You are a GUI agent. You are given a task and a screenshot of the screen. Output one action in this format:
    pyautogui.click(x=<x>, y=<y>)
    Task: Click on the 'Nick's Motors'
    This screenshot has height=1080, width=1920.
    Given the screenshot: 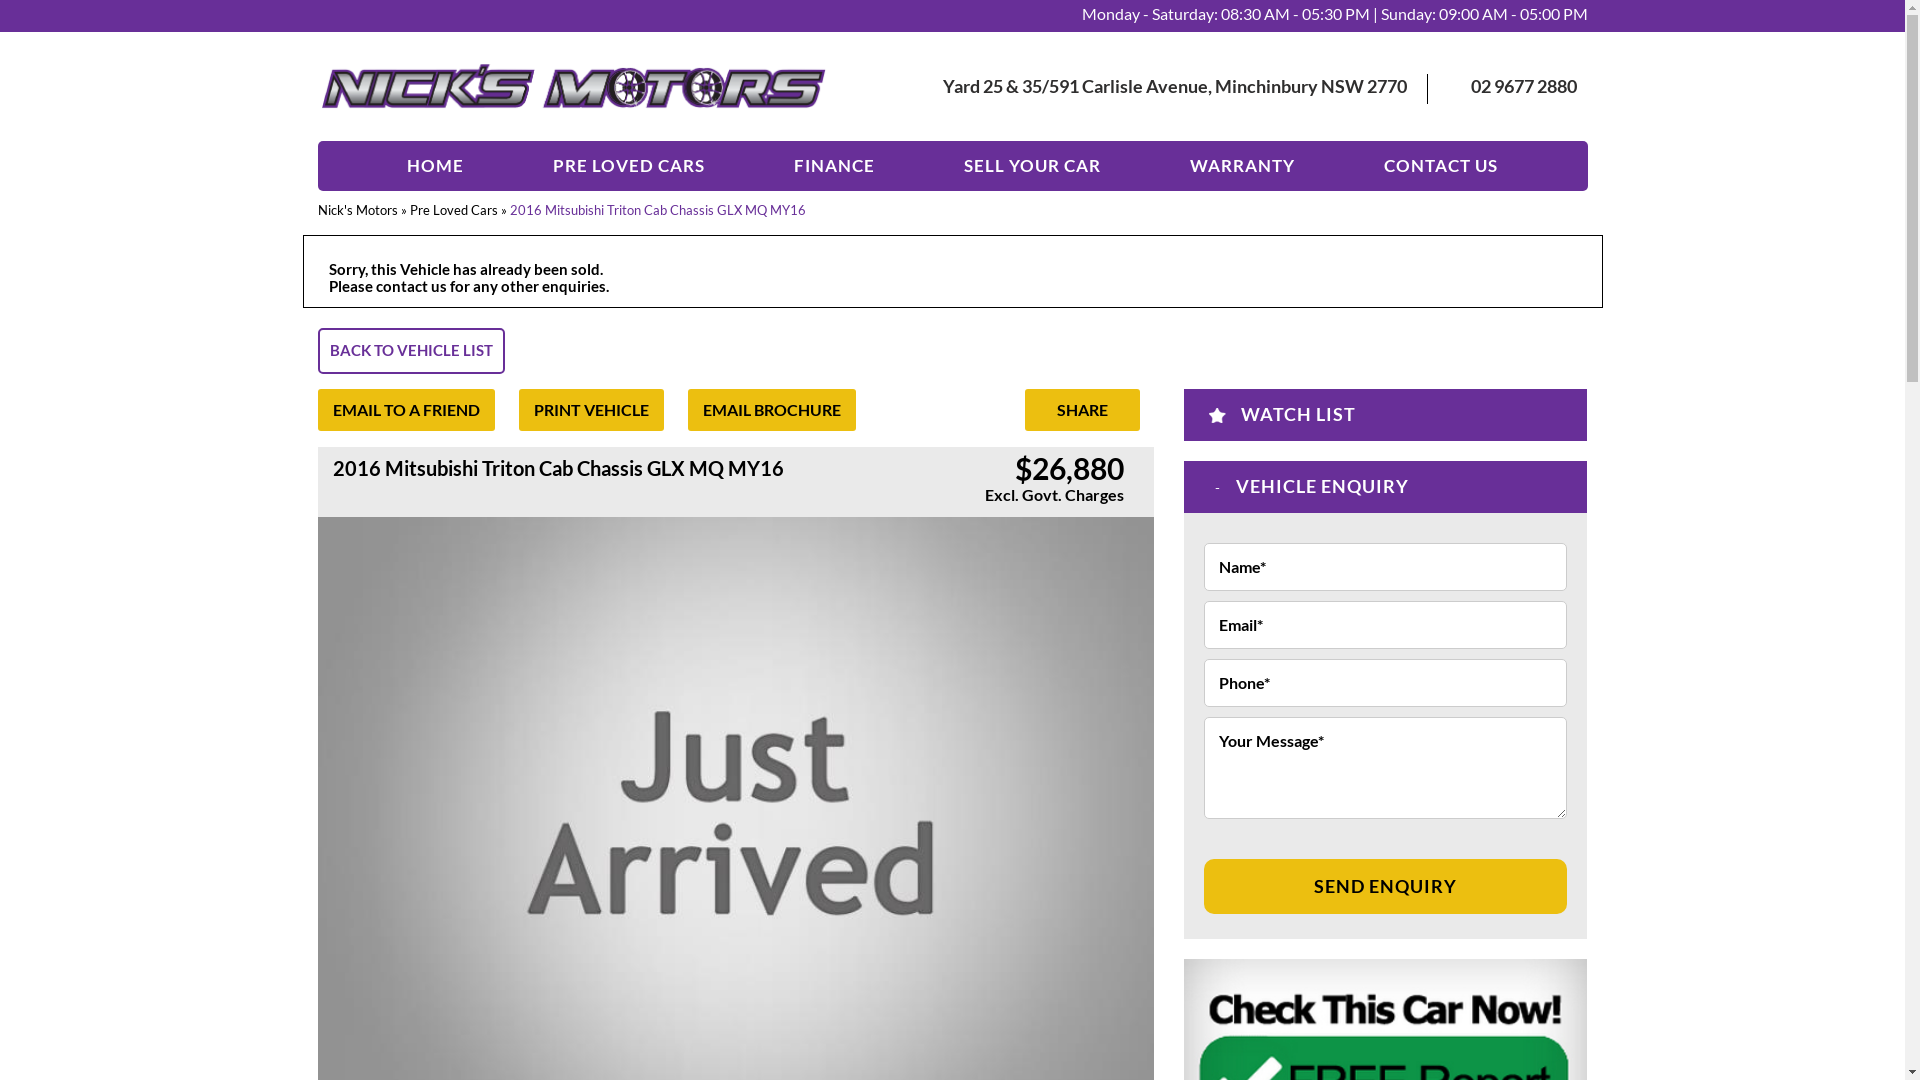 What is the action you would take?
    pyautogui.click(x=316, y=209)
    